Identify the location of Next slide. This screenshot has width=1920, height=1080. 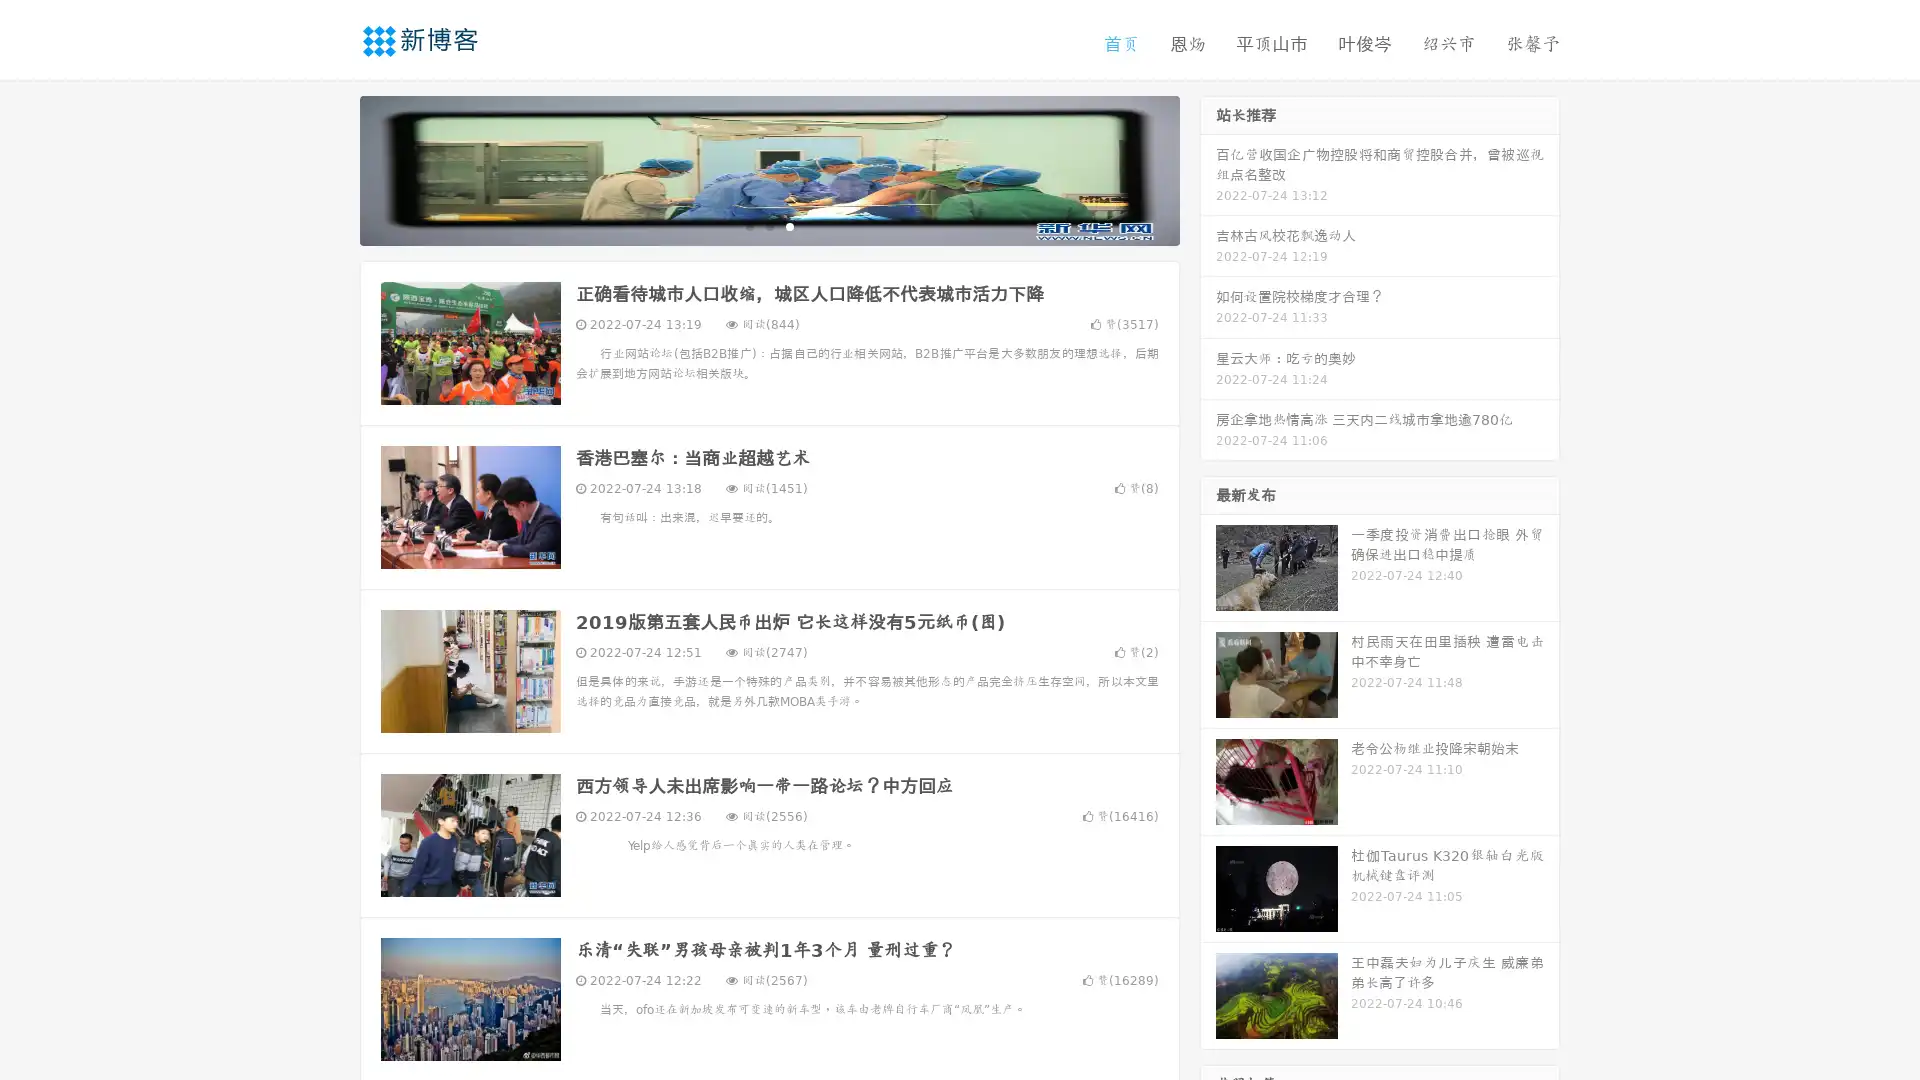
(1208, 168).